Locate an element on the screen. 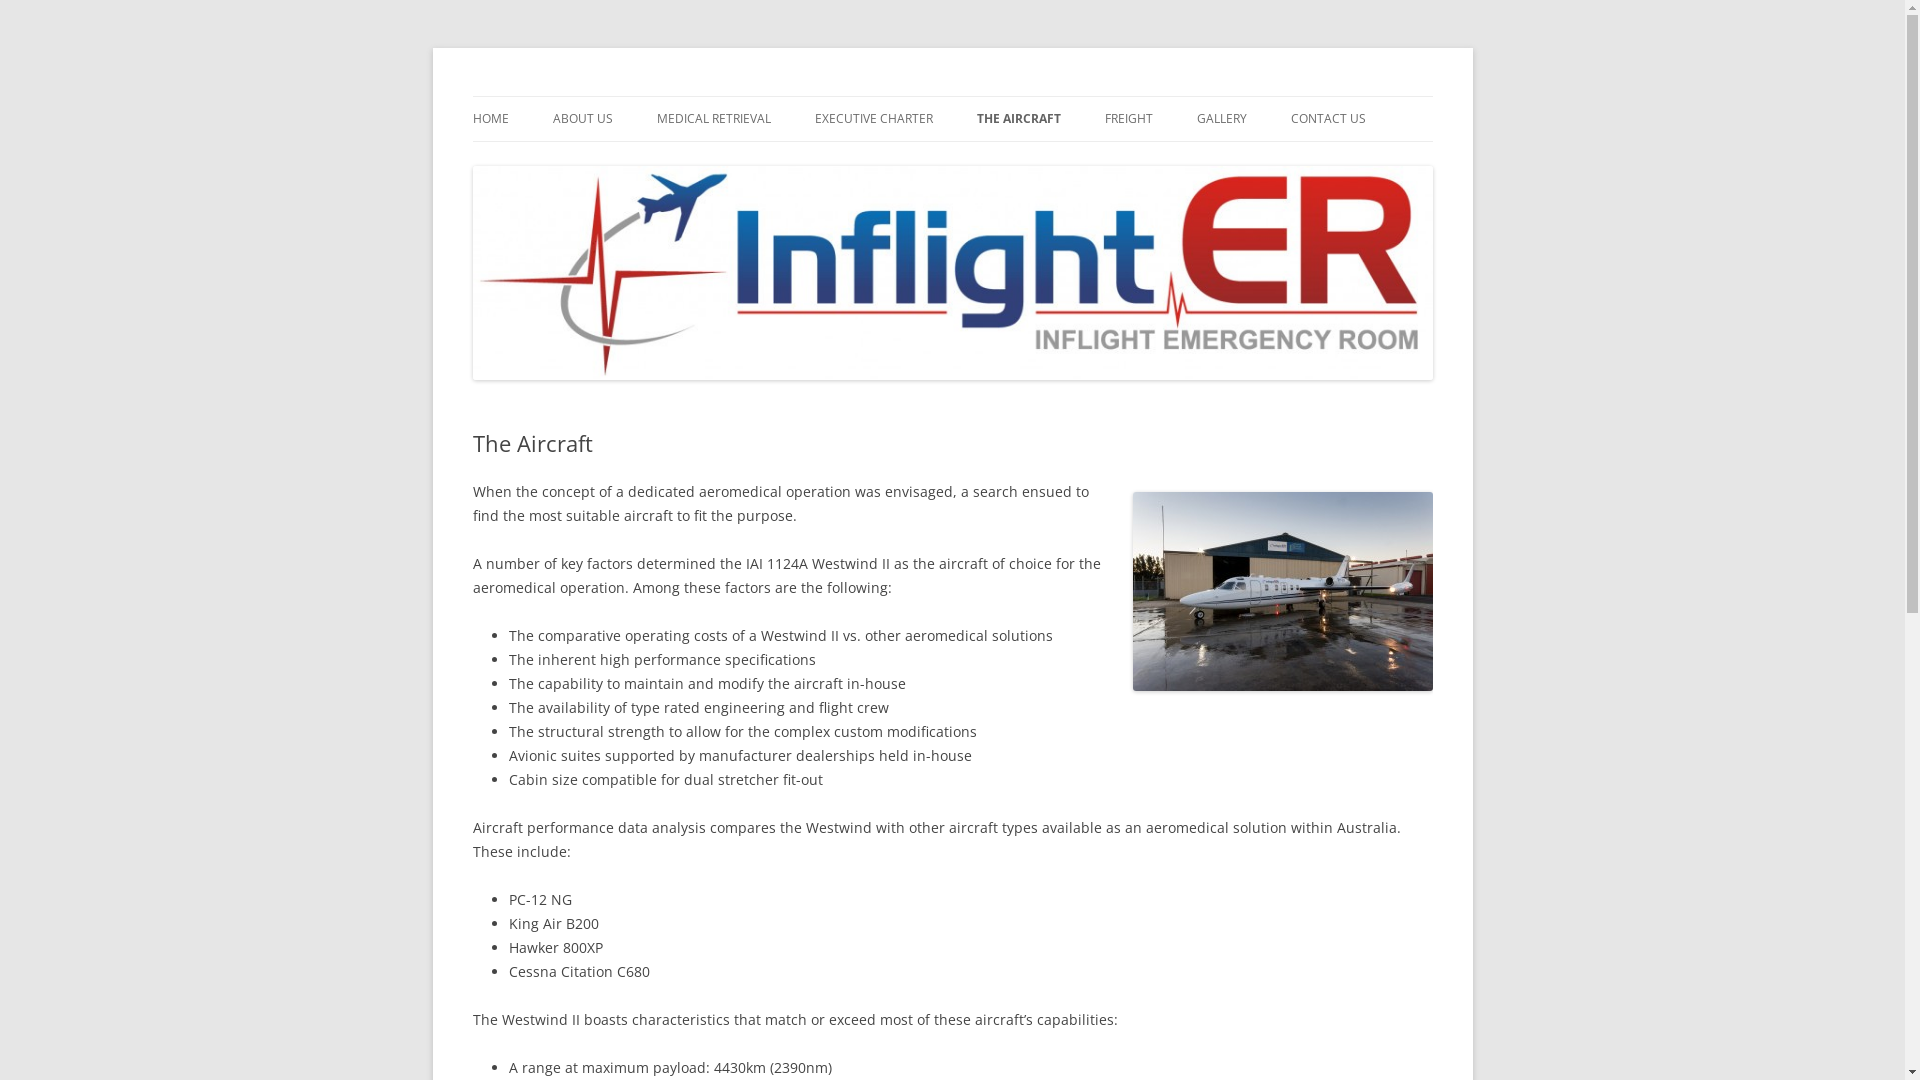  'GALLERY' is located at coordinates (1219, 119).